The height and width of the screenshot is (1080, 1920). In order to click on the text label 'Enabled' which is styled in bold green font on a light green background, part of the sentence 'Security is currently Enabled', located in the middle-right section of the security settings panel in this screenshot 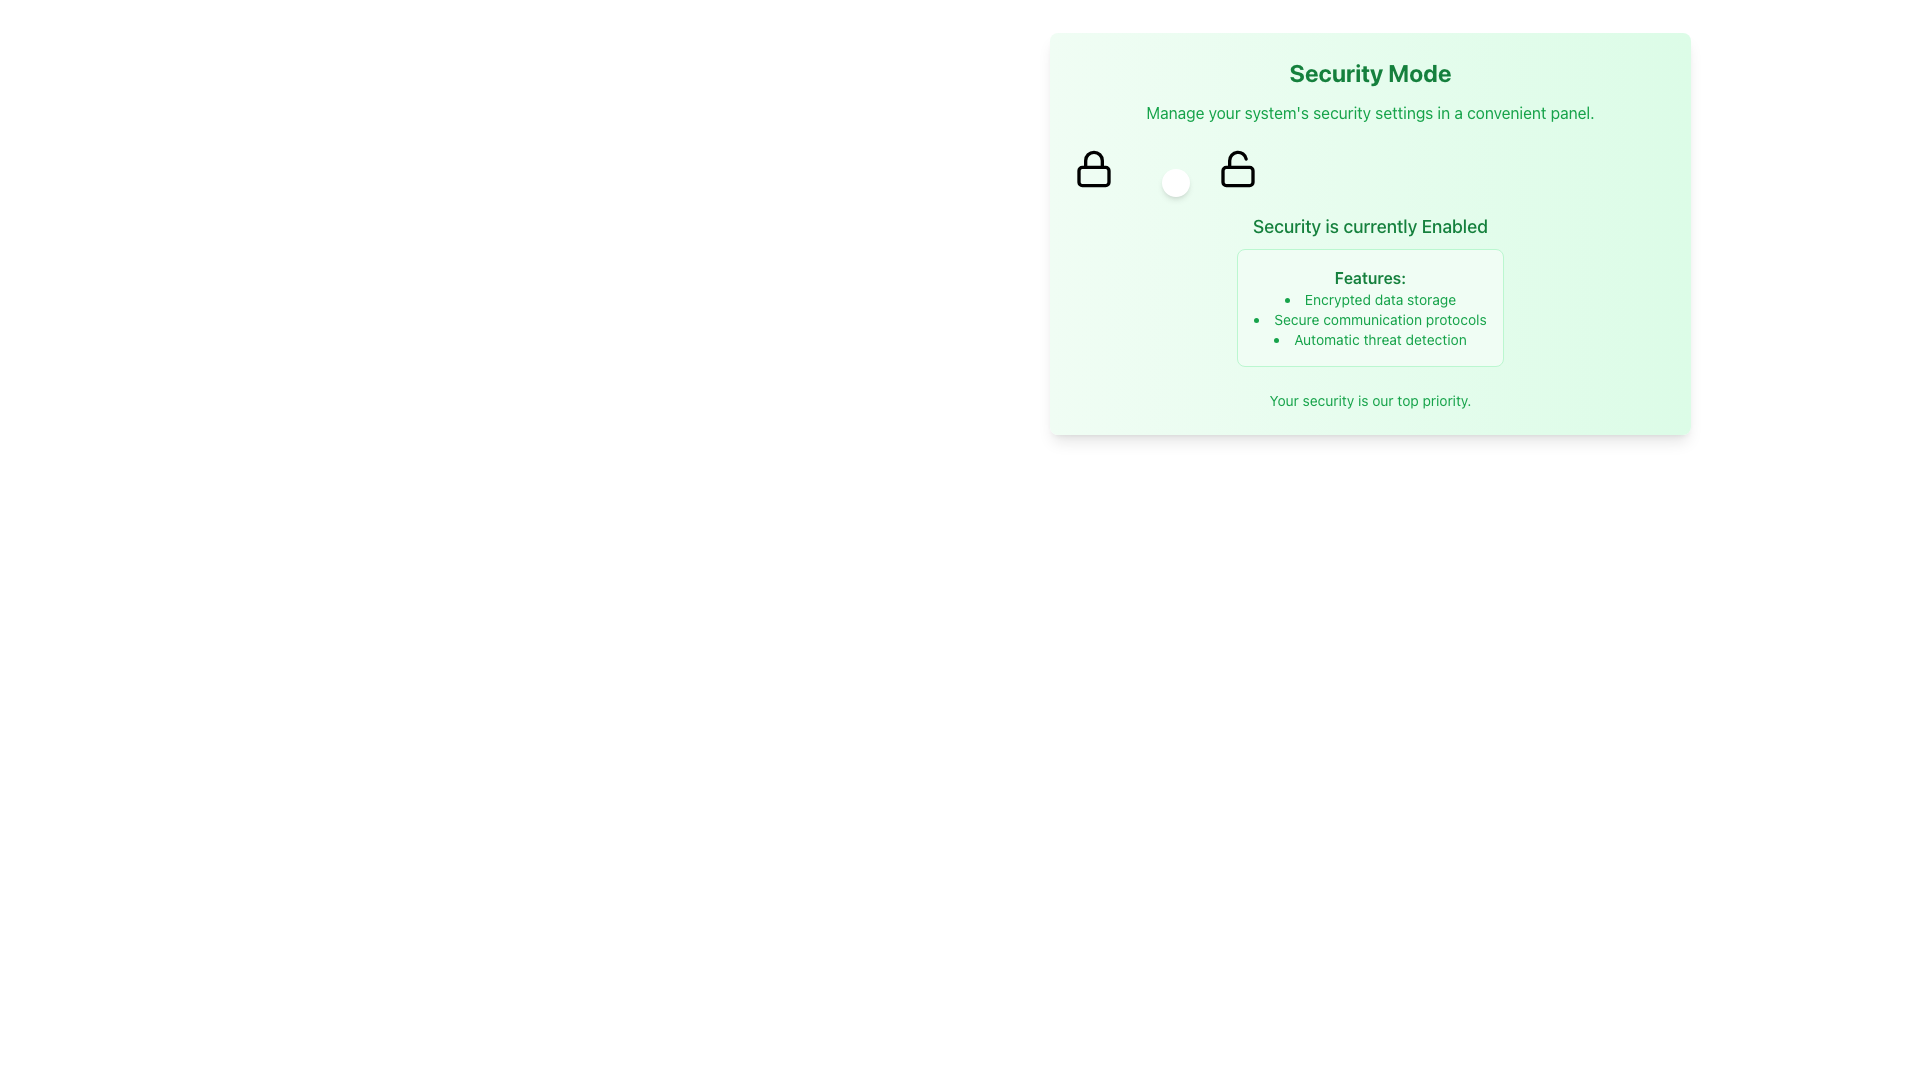, I will do `click(1454, 225)`.